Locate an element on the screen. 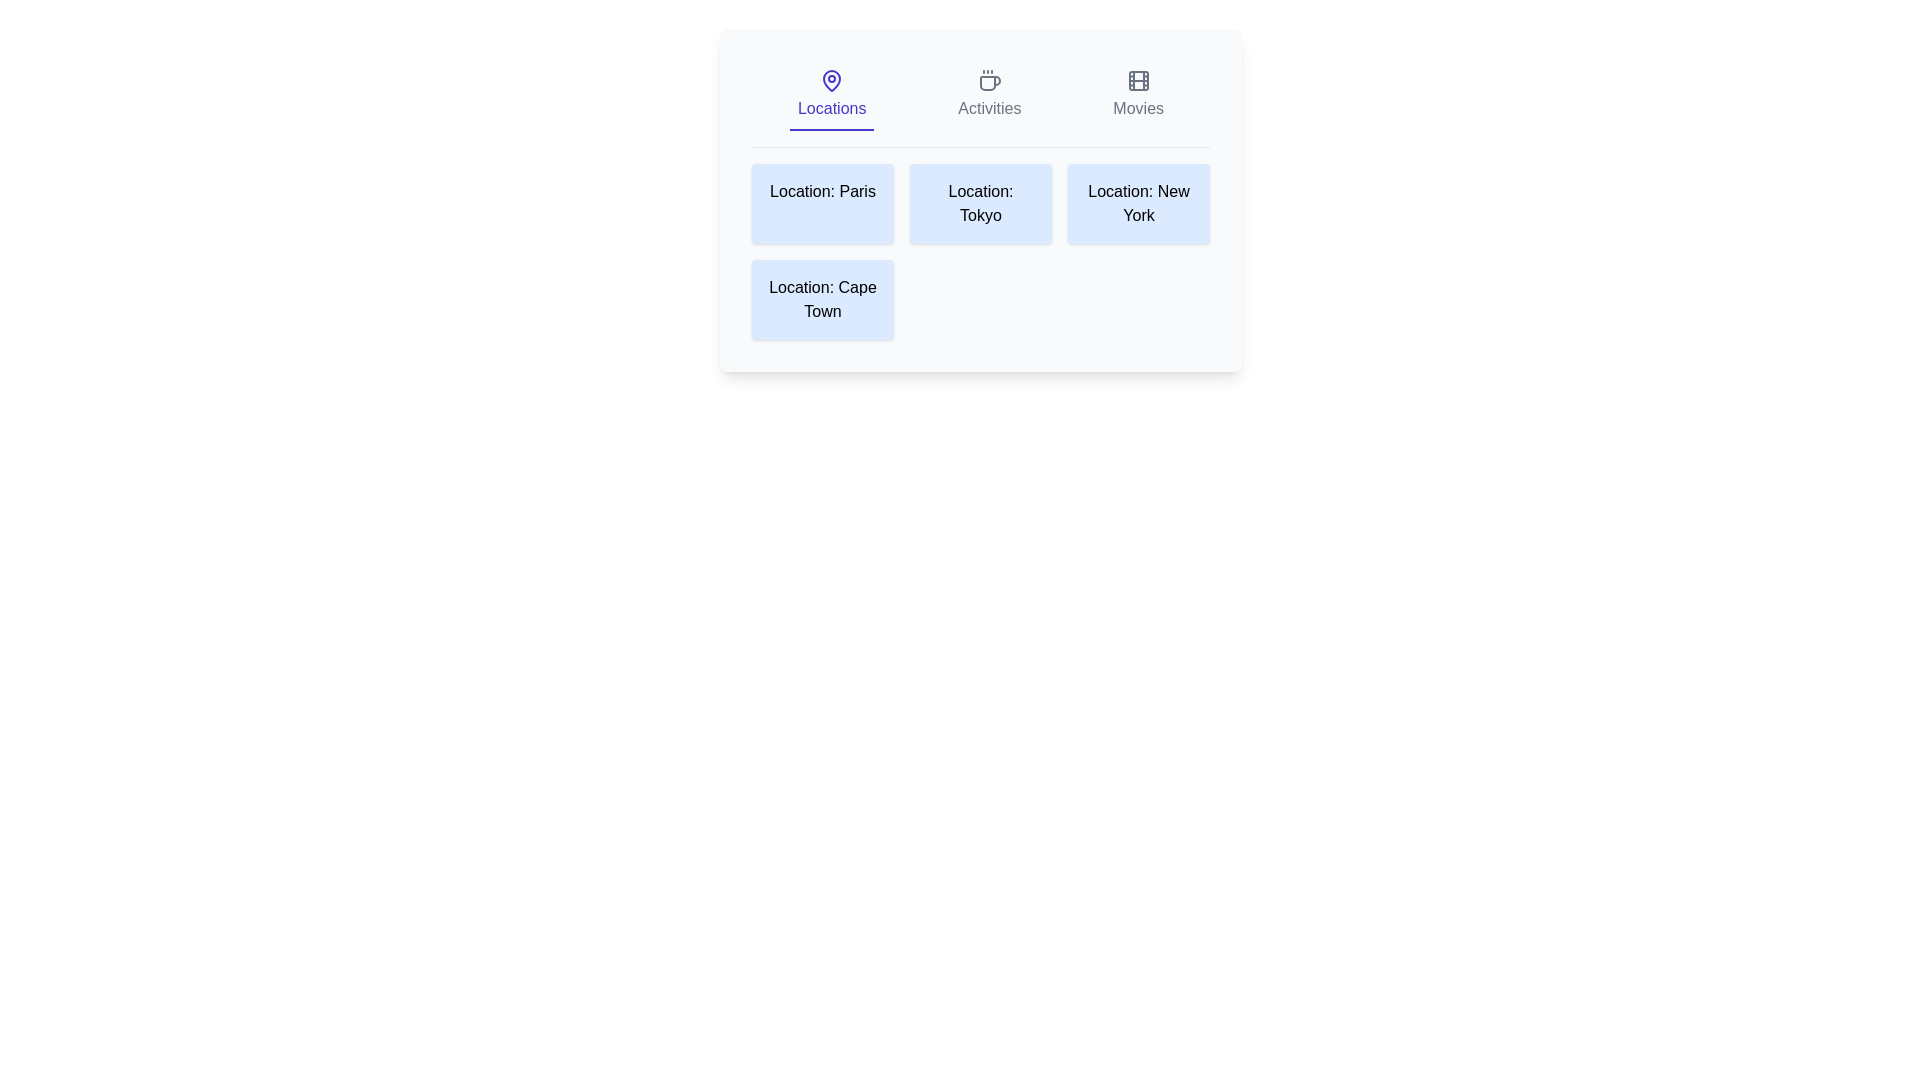 Image resolution: width=1920 pixels, height=1080 pixels. the location card labeled Cape Town is located at coordinates (822, 300).